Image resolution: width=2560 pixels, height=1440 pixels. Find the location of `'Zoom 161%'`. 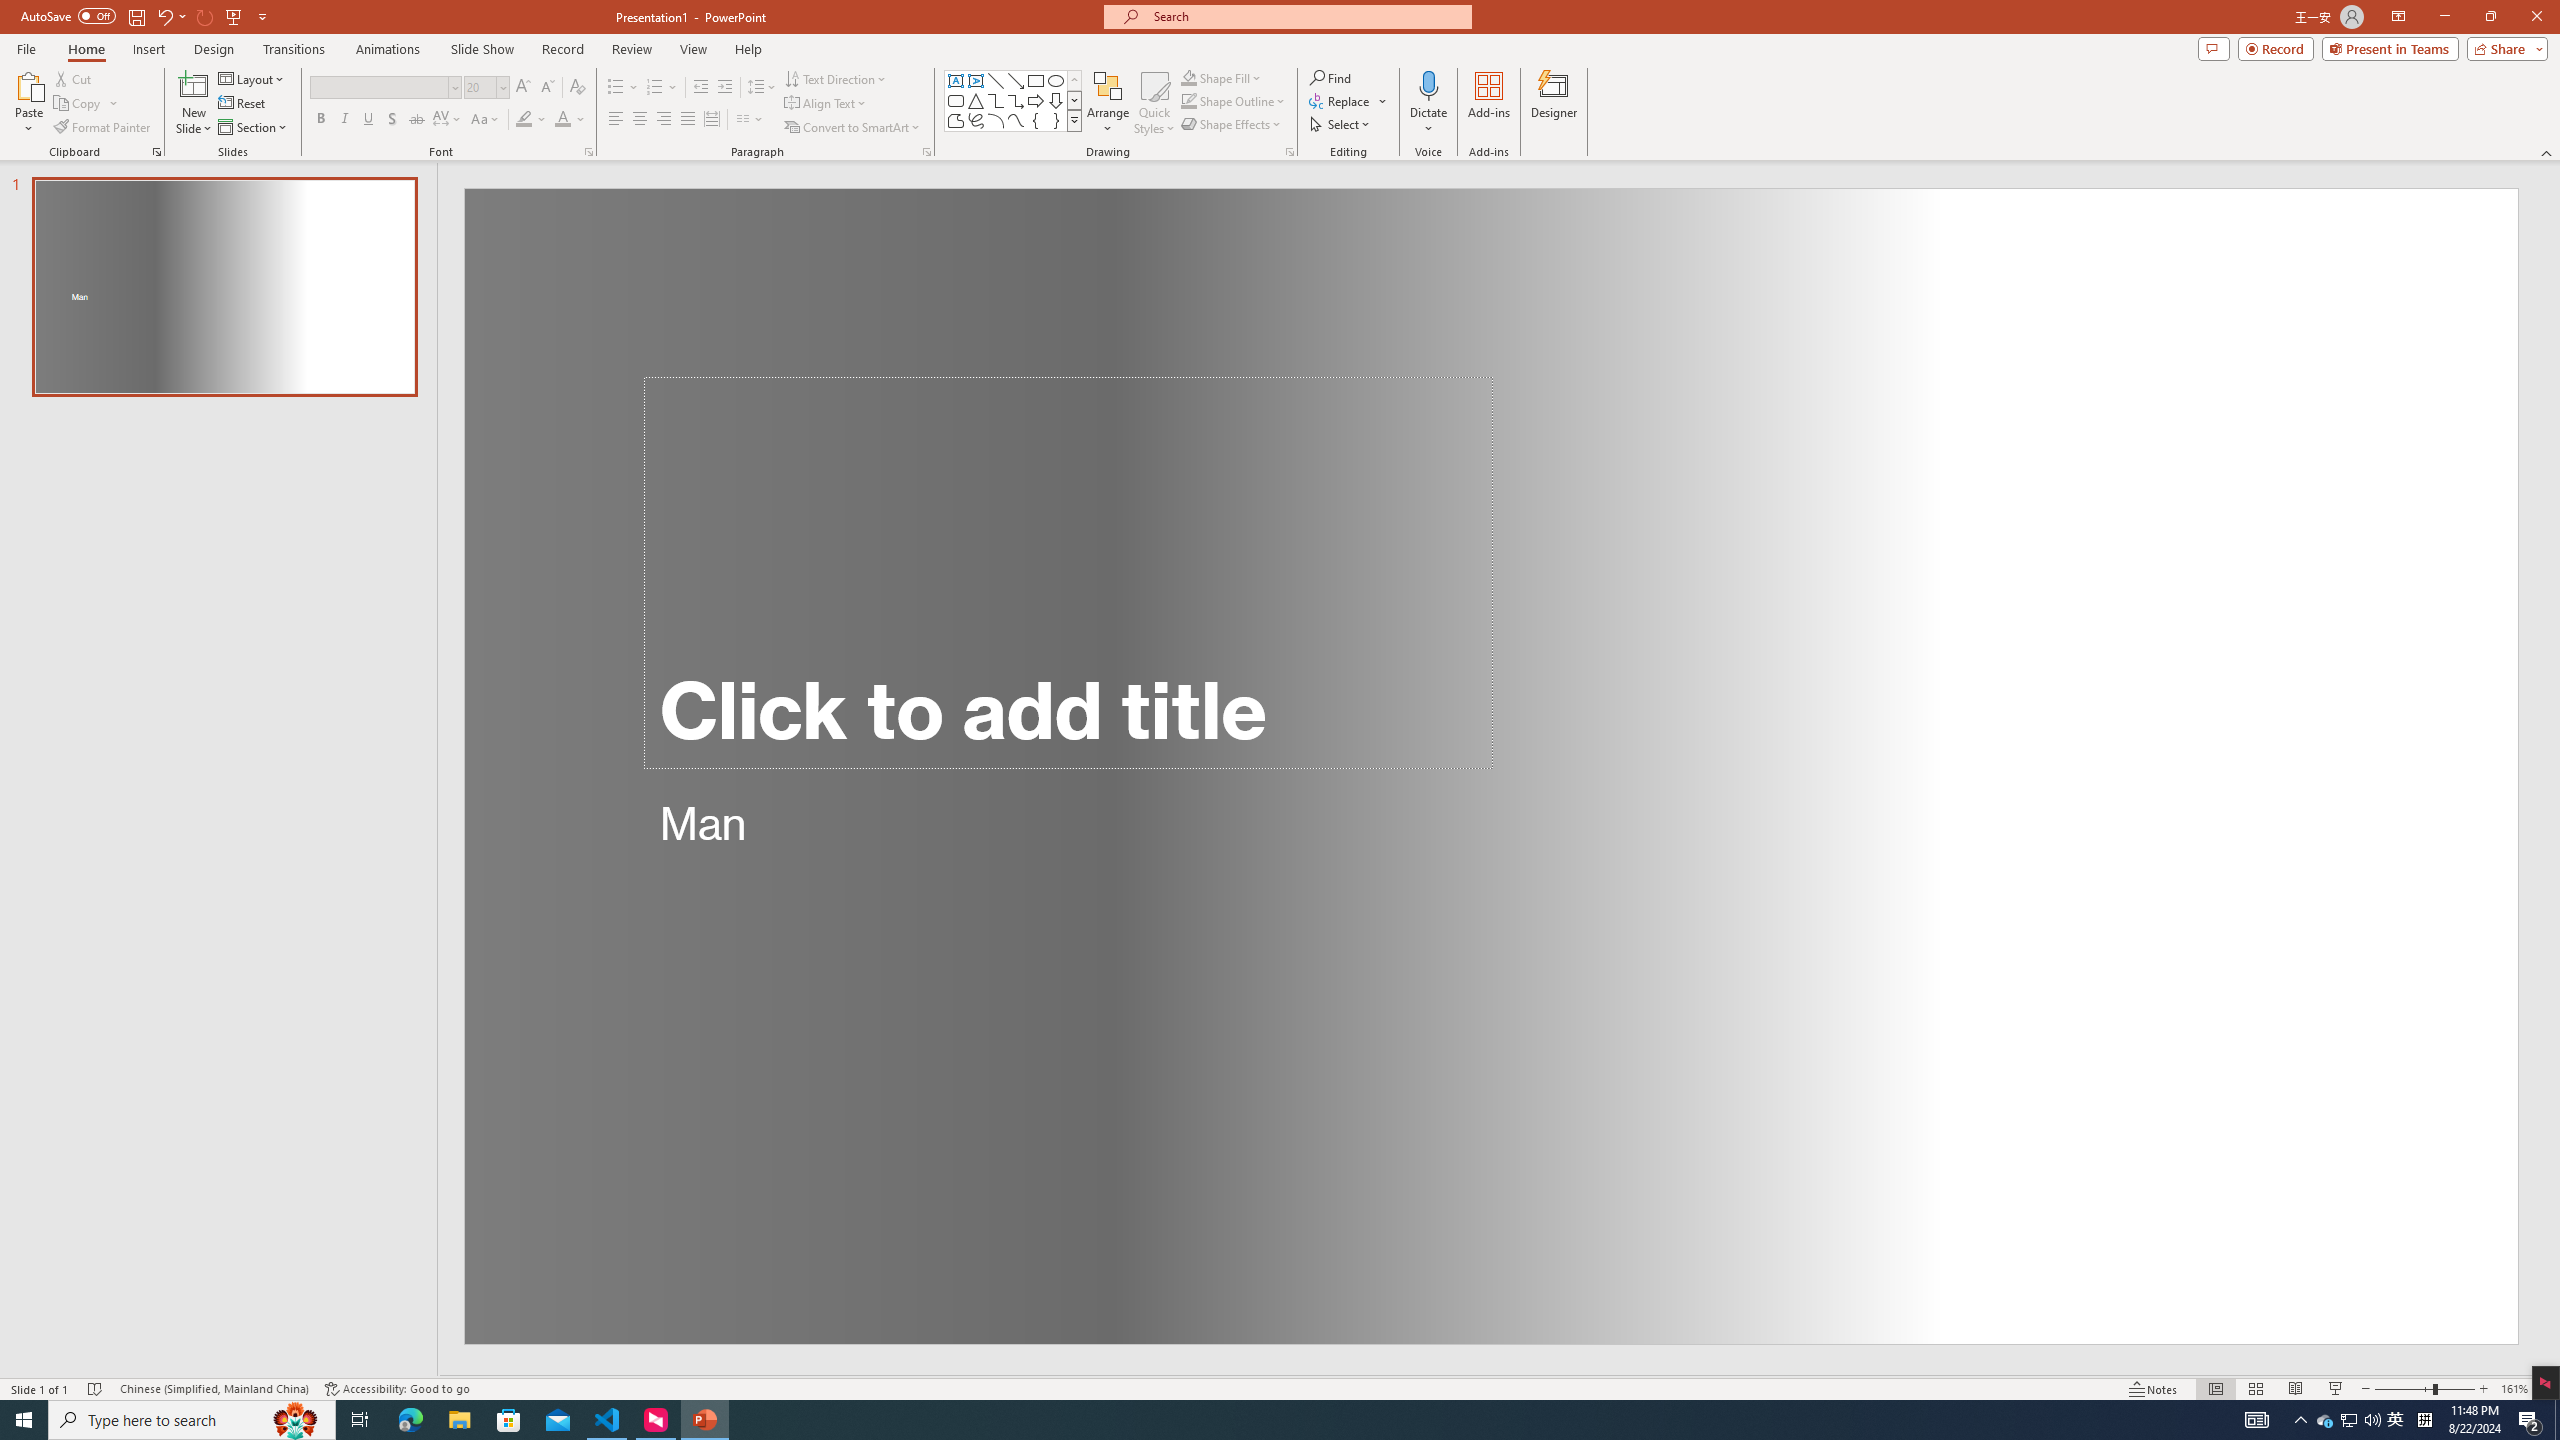

'Zoom 161%' is located at coordinates (2515, 1389).